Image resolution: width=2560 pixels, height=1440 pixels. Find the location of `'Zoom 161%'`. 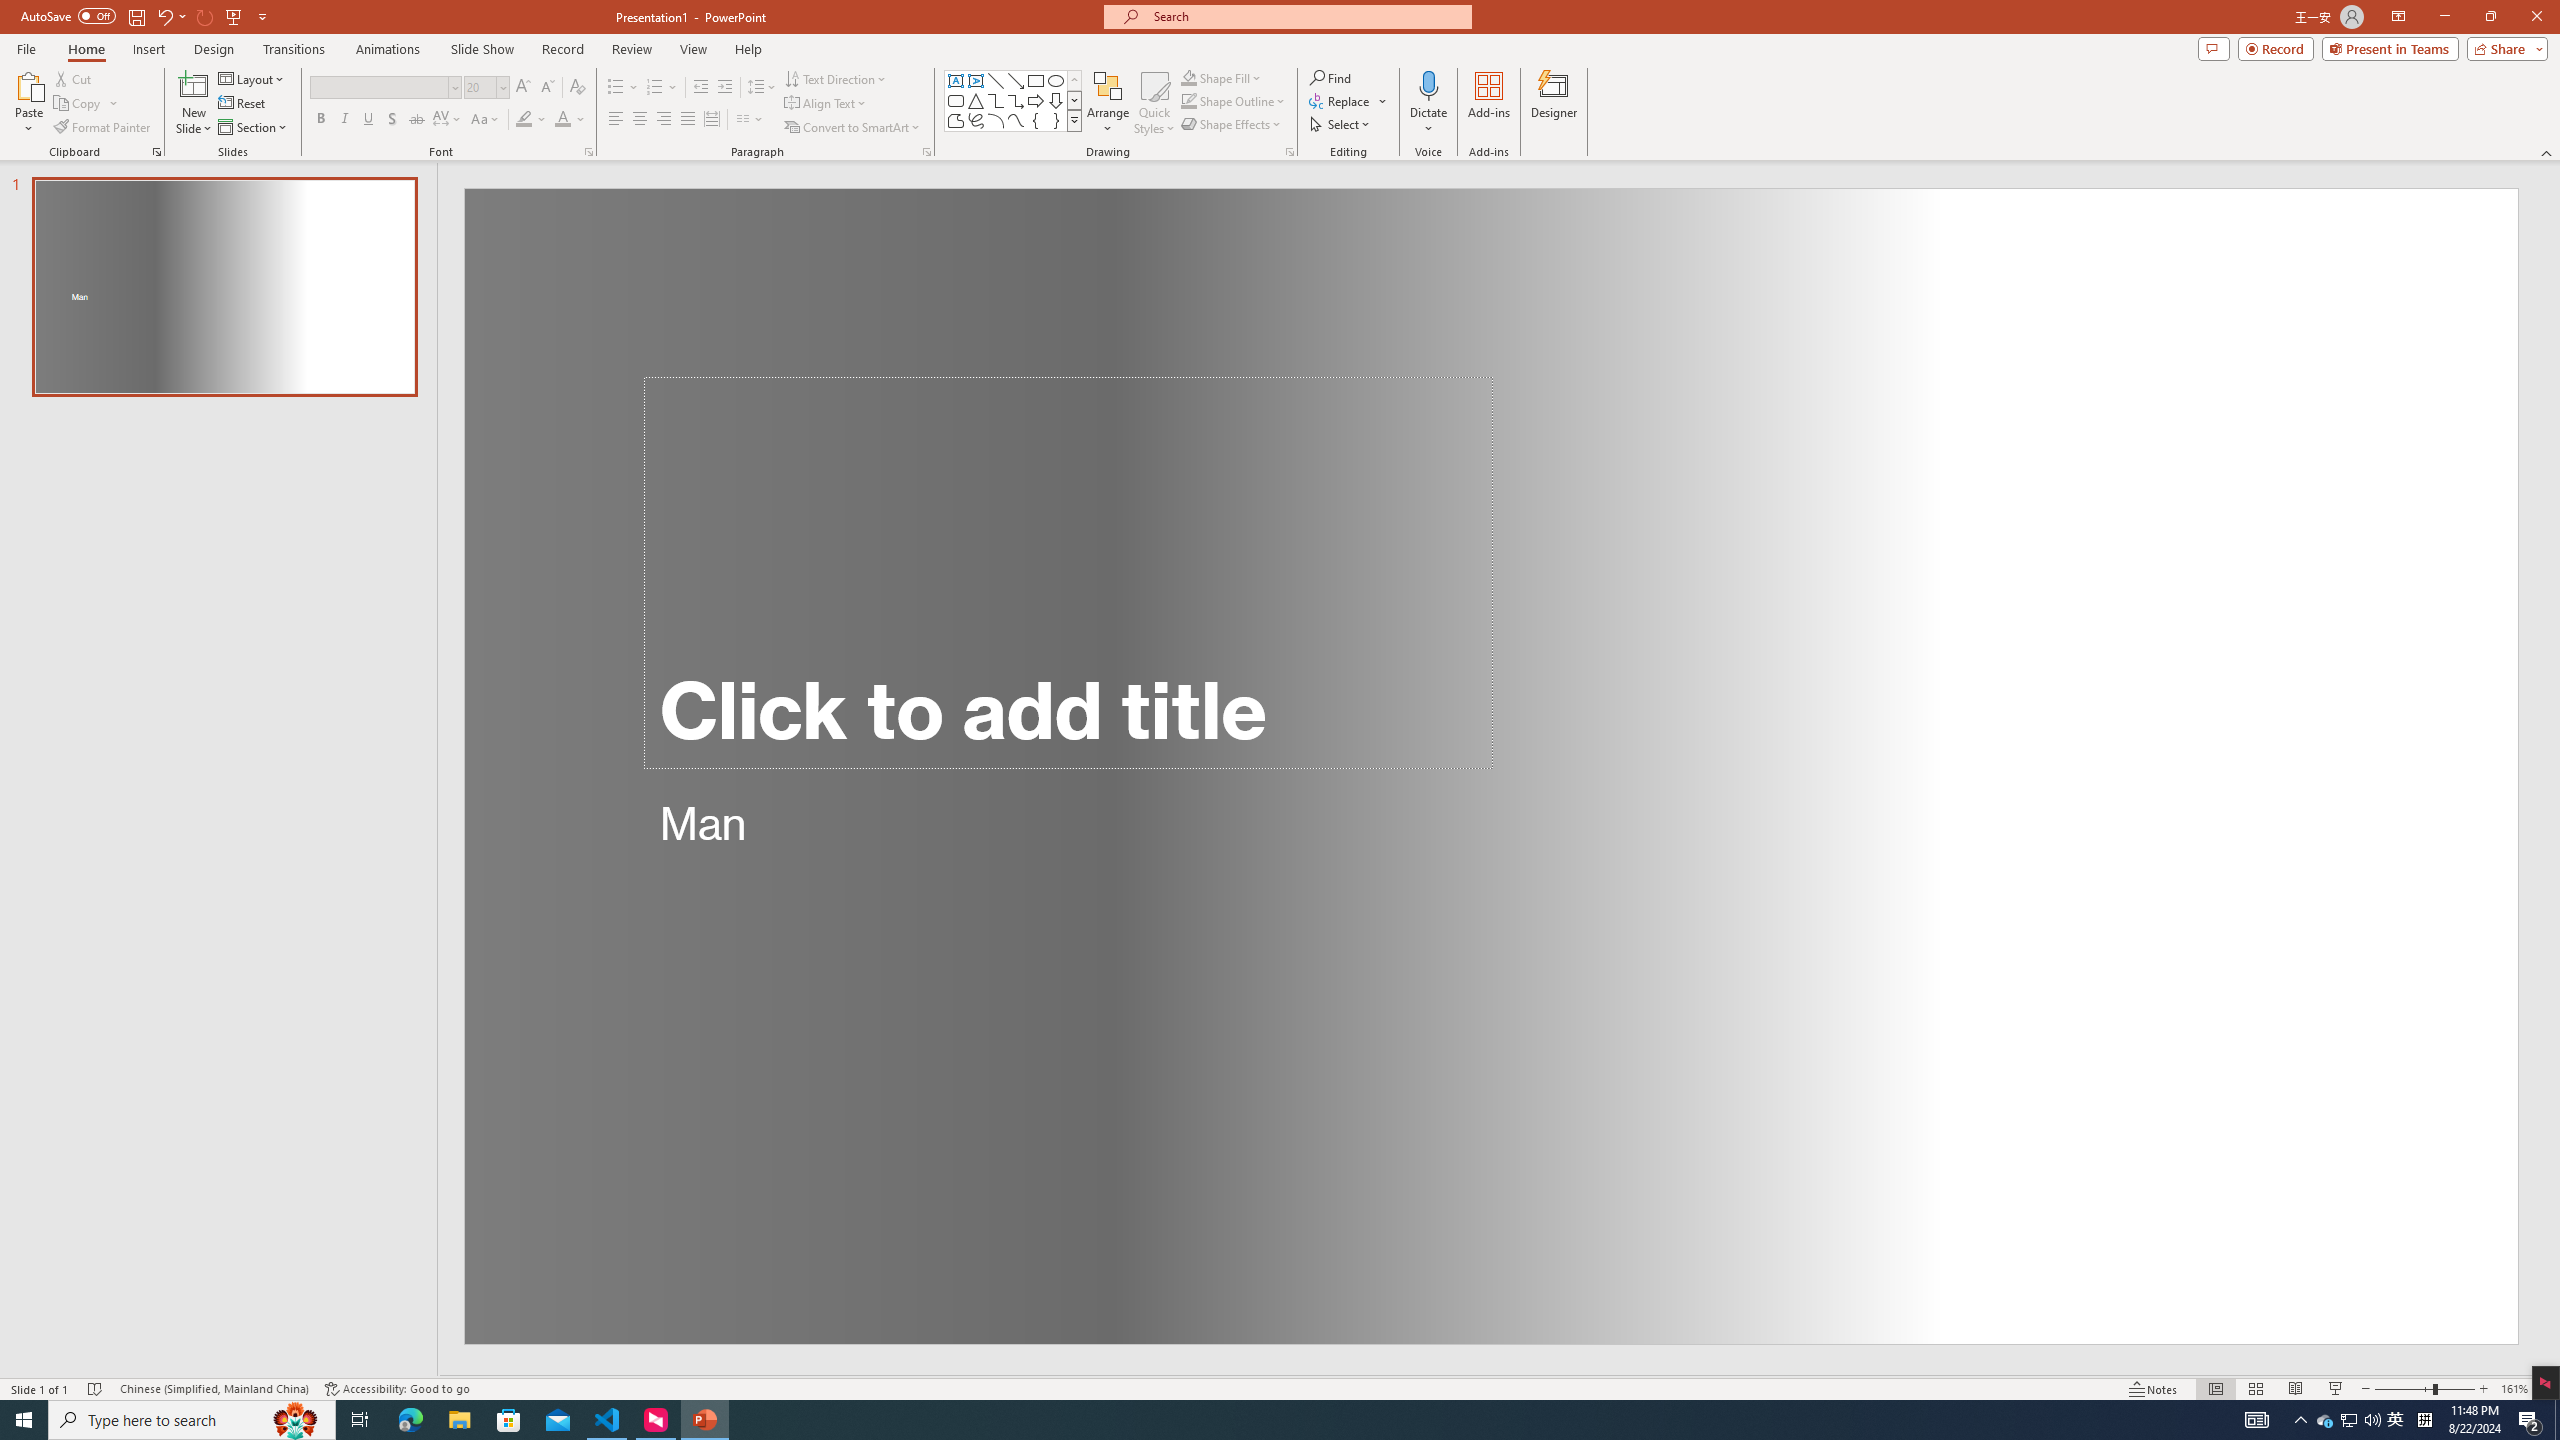

'Zoom 161%' is located at coordinates (2515, 1389).